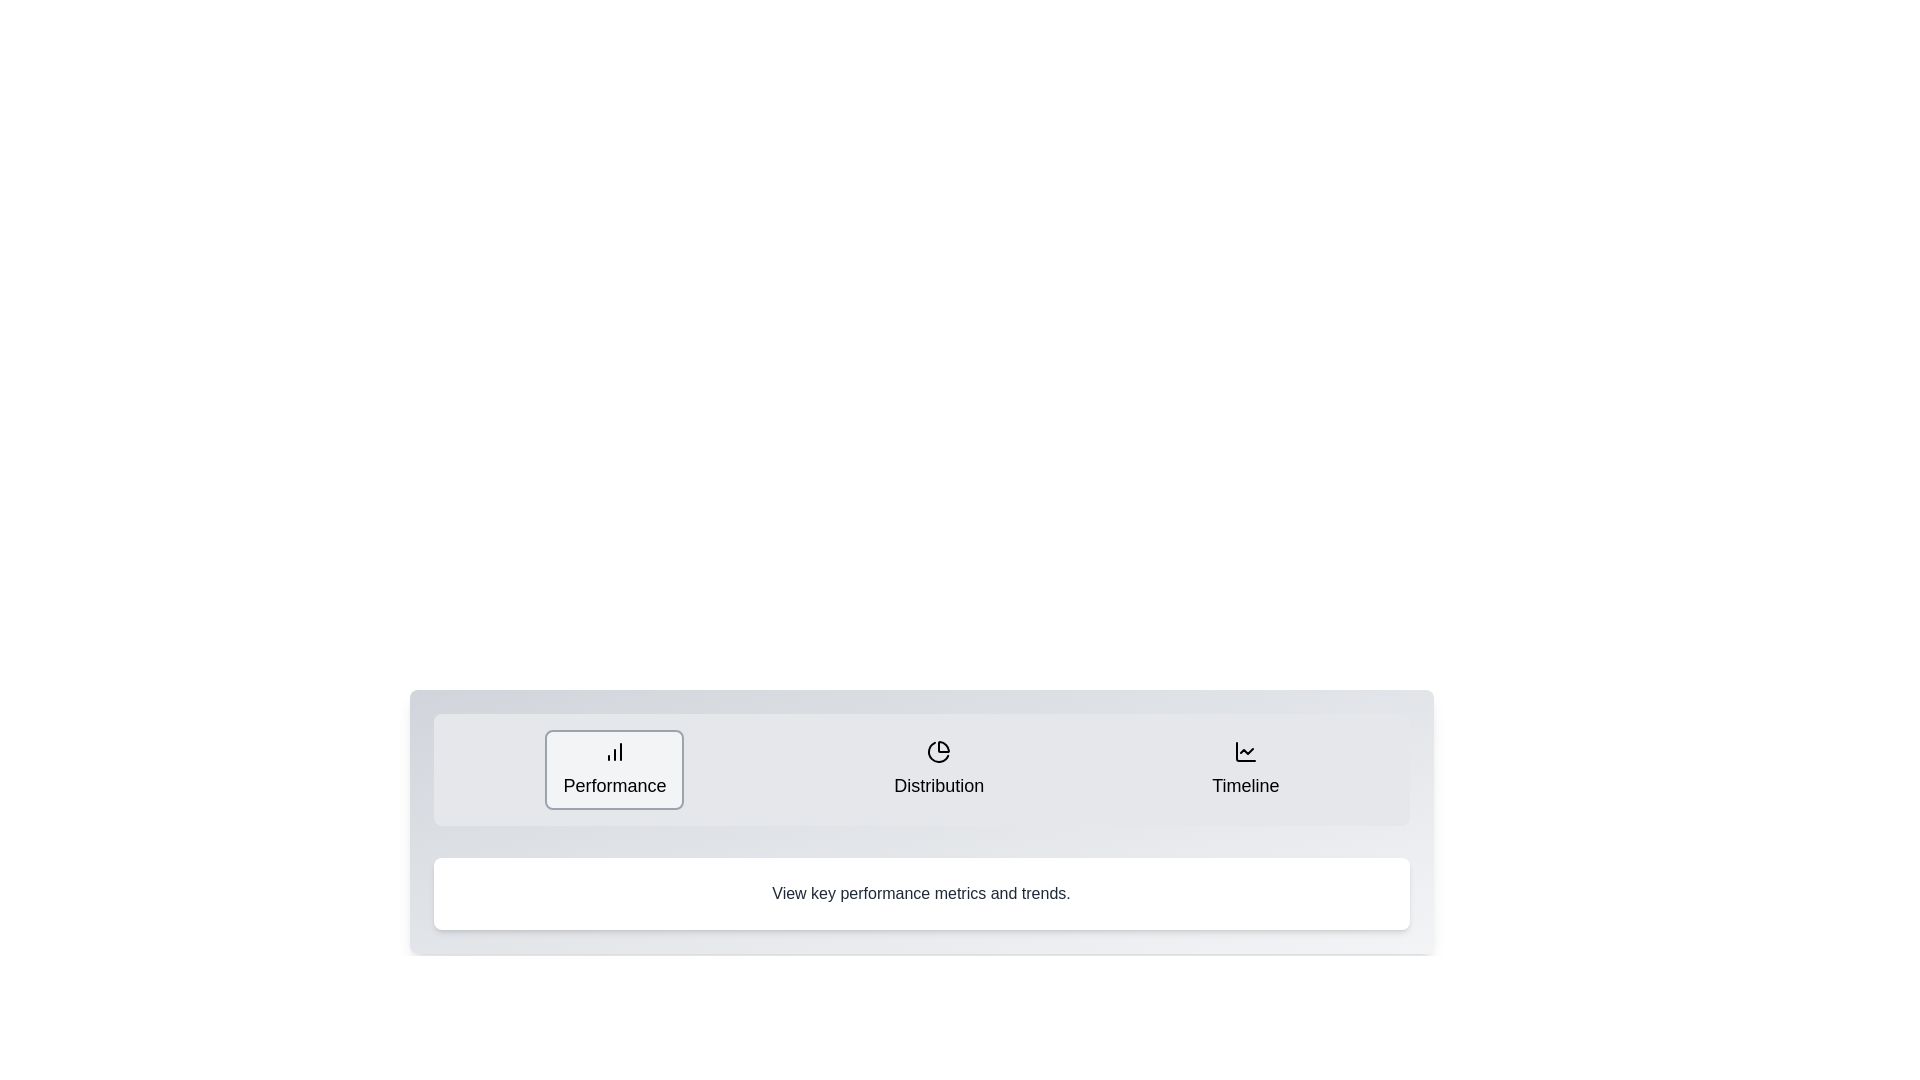 The height and width of the screenshot is (1080, 1920). Describe the element at coordinates (938, 769) in the screenshot. I see `the Distribution tab` at that location.